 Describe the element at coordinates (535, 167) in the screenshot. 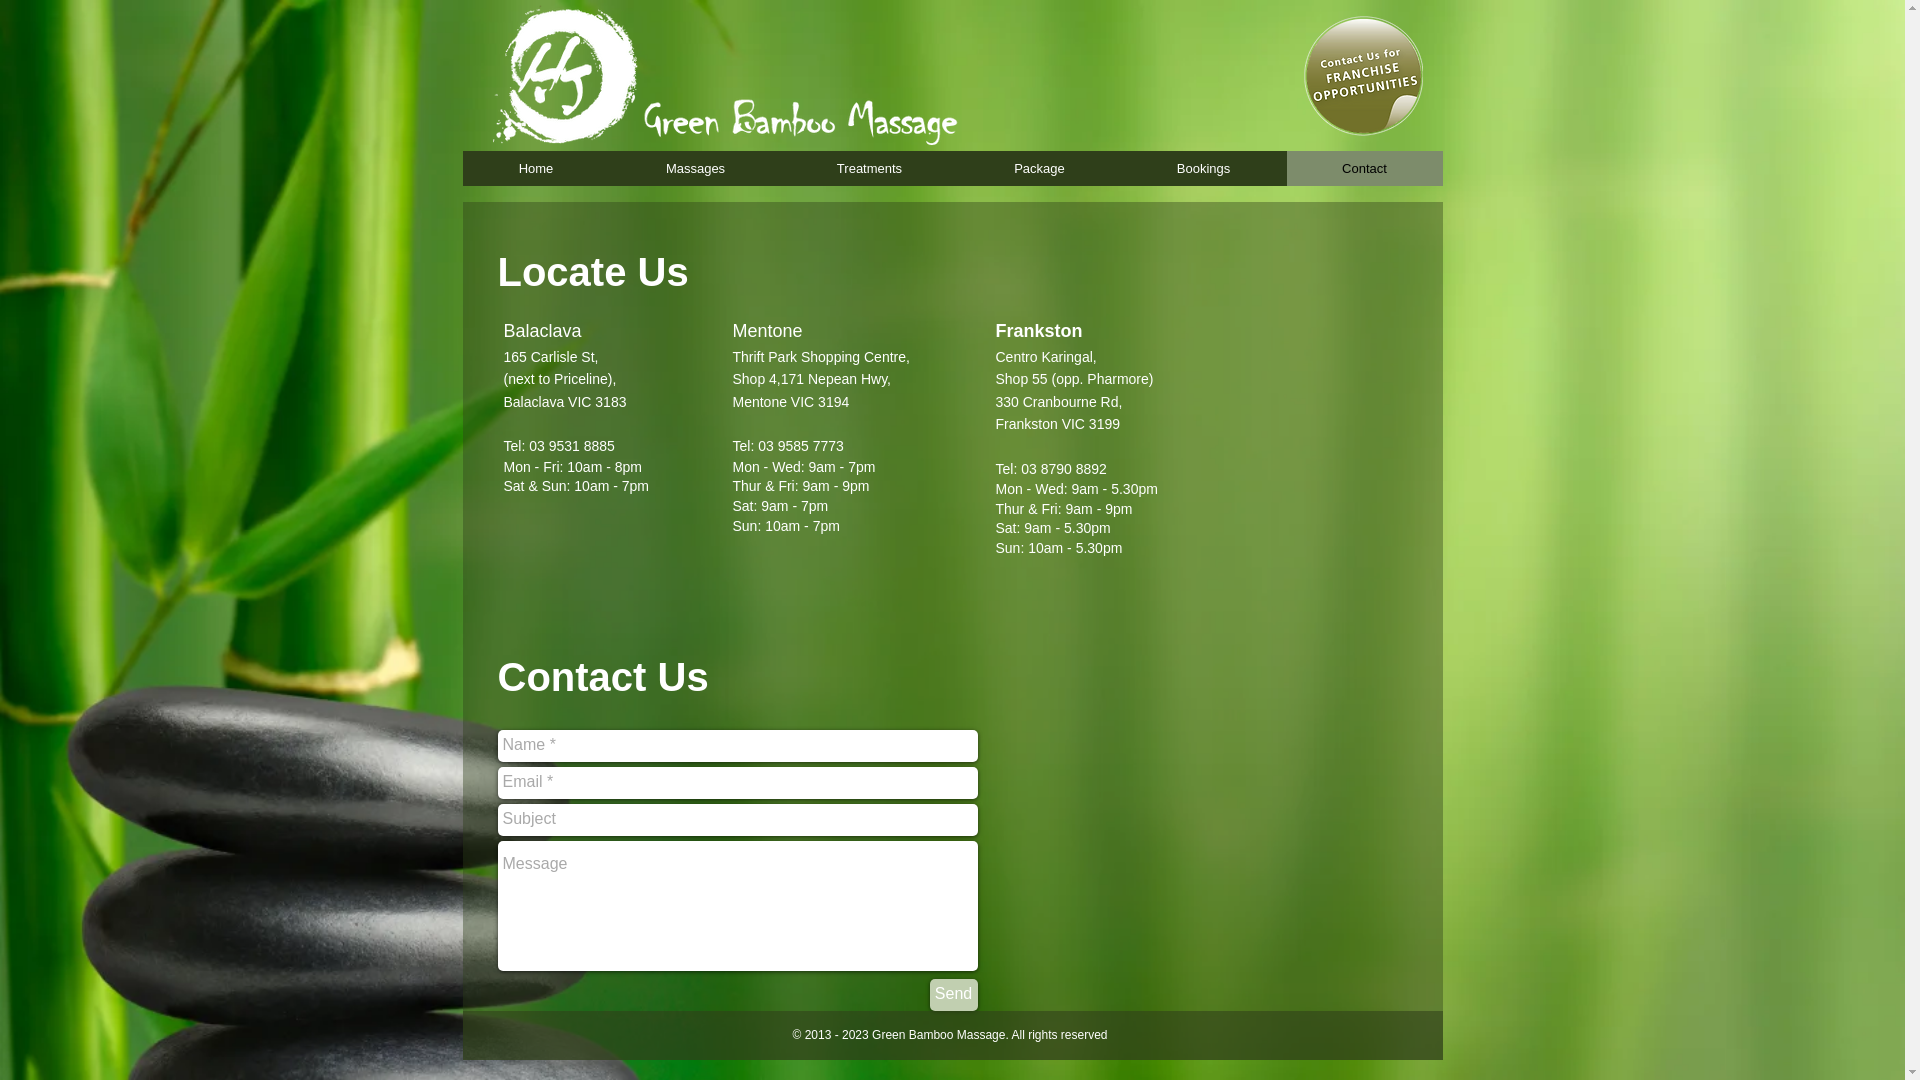

I see `'Home'` at that location.